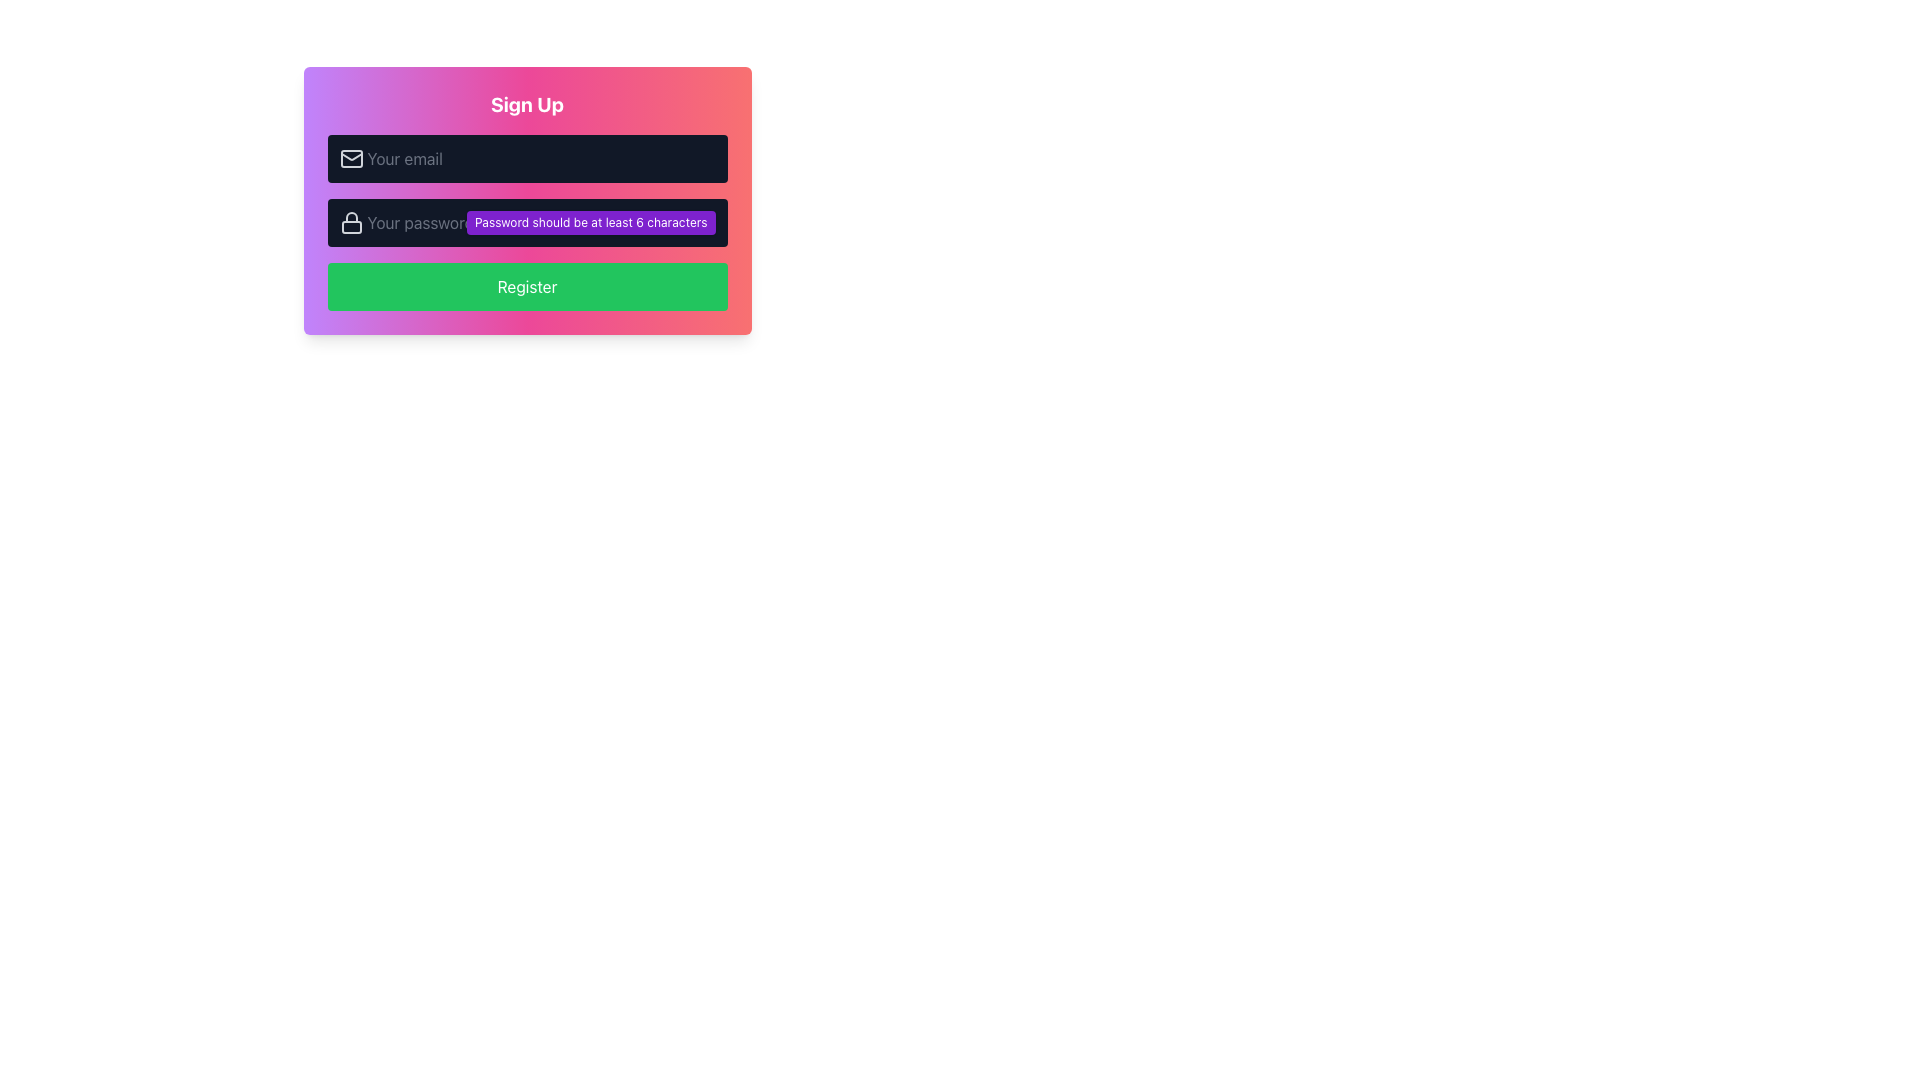 This screenshot has height=1080, width=1920. I want to click on the heading text element displaying 'Sign Up', which is prominently styled with a bold and large font at the top of the interface section, so click(527, 104).